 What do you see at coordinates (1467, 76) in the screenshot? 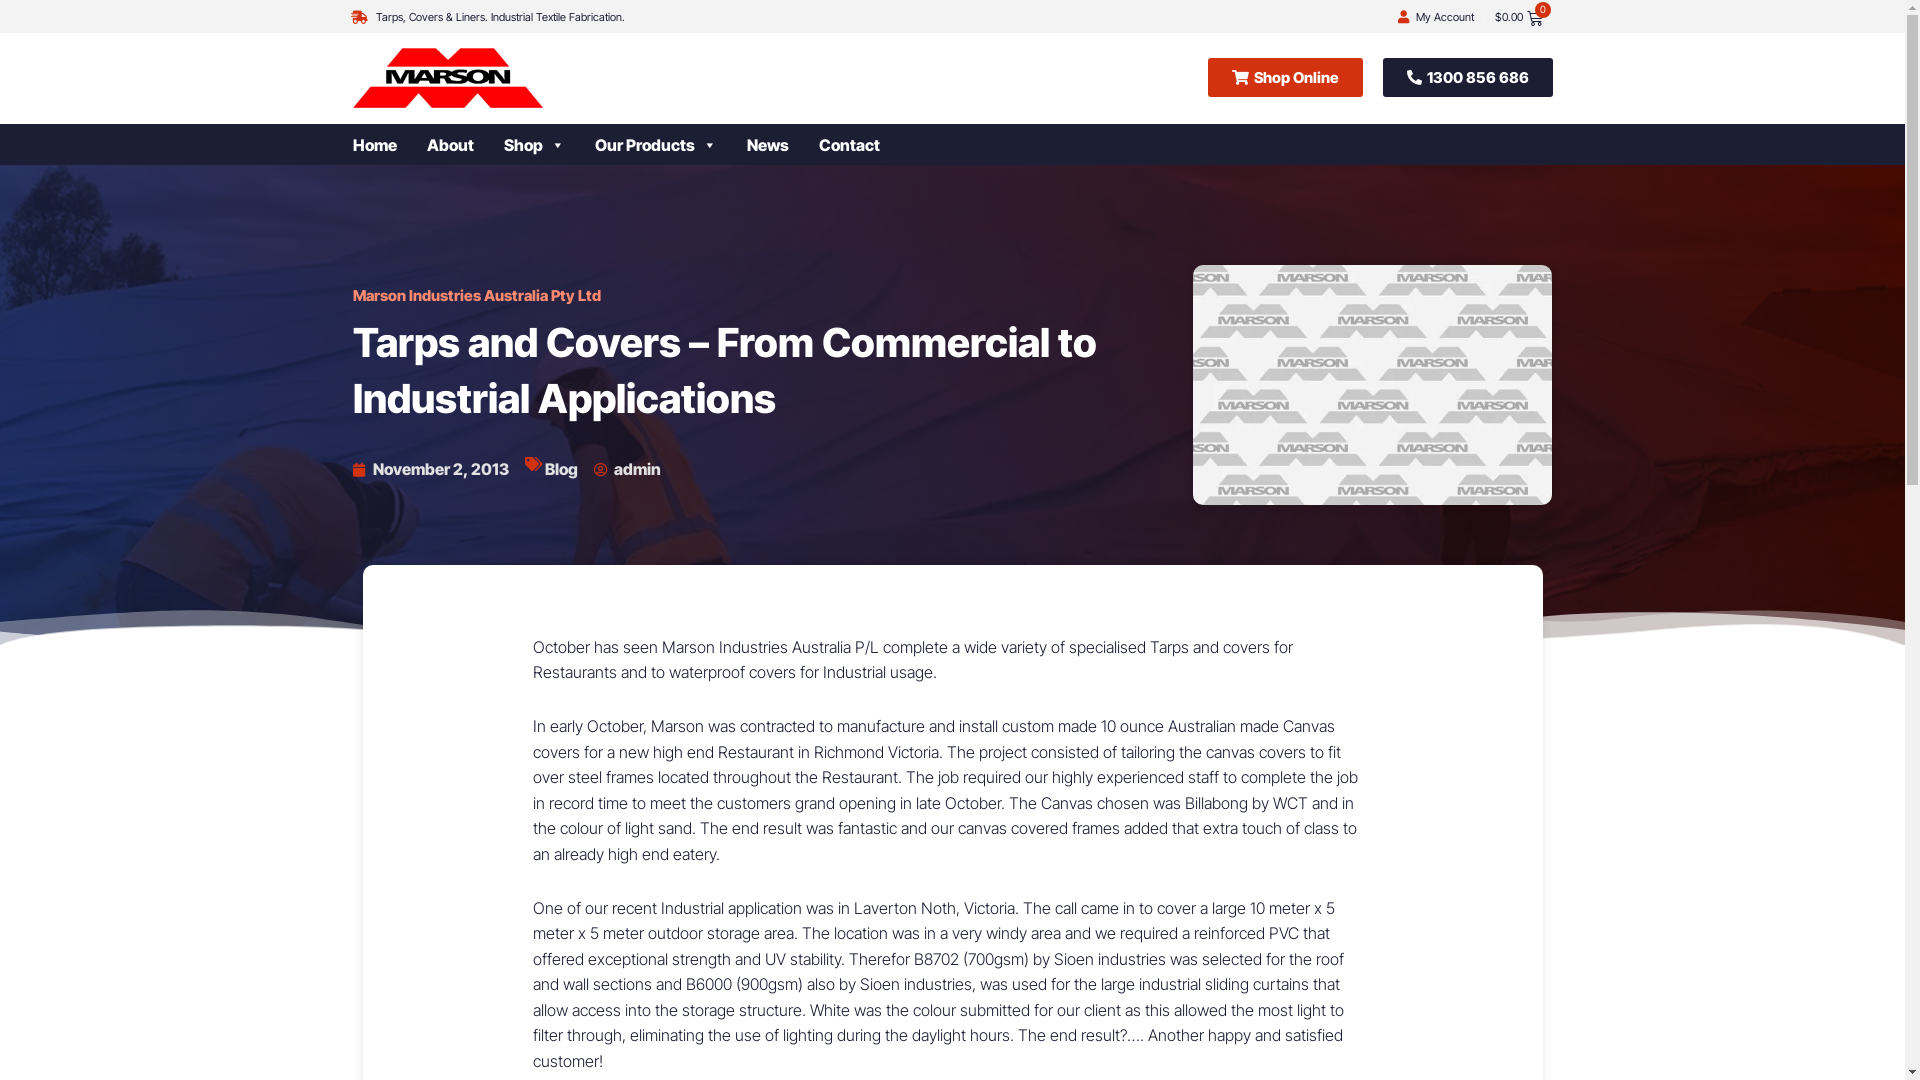
I see `'1300 856 686'` at bounding box center [1467, 76].